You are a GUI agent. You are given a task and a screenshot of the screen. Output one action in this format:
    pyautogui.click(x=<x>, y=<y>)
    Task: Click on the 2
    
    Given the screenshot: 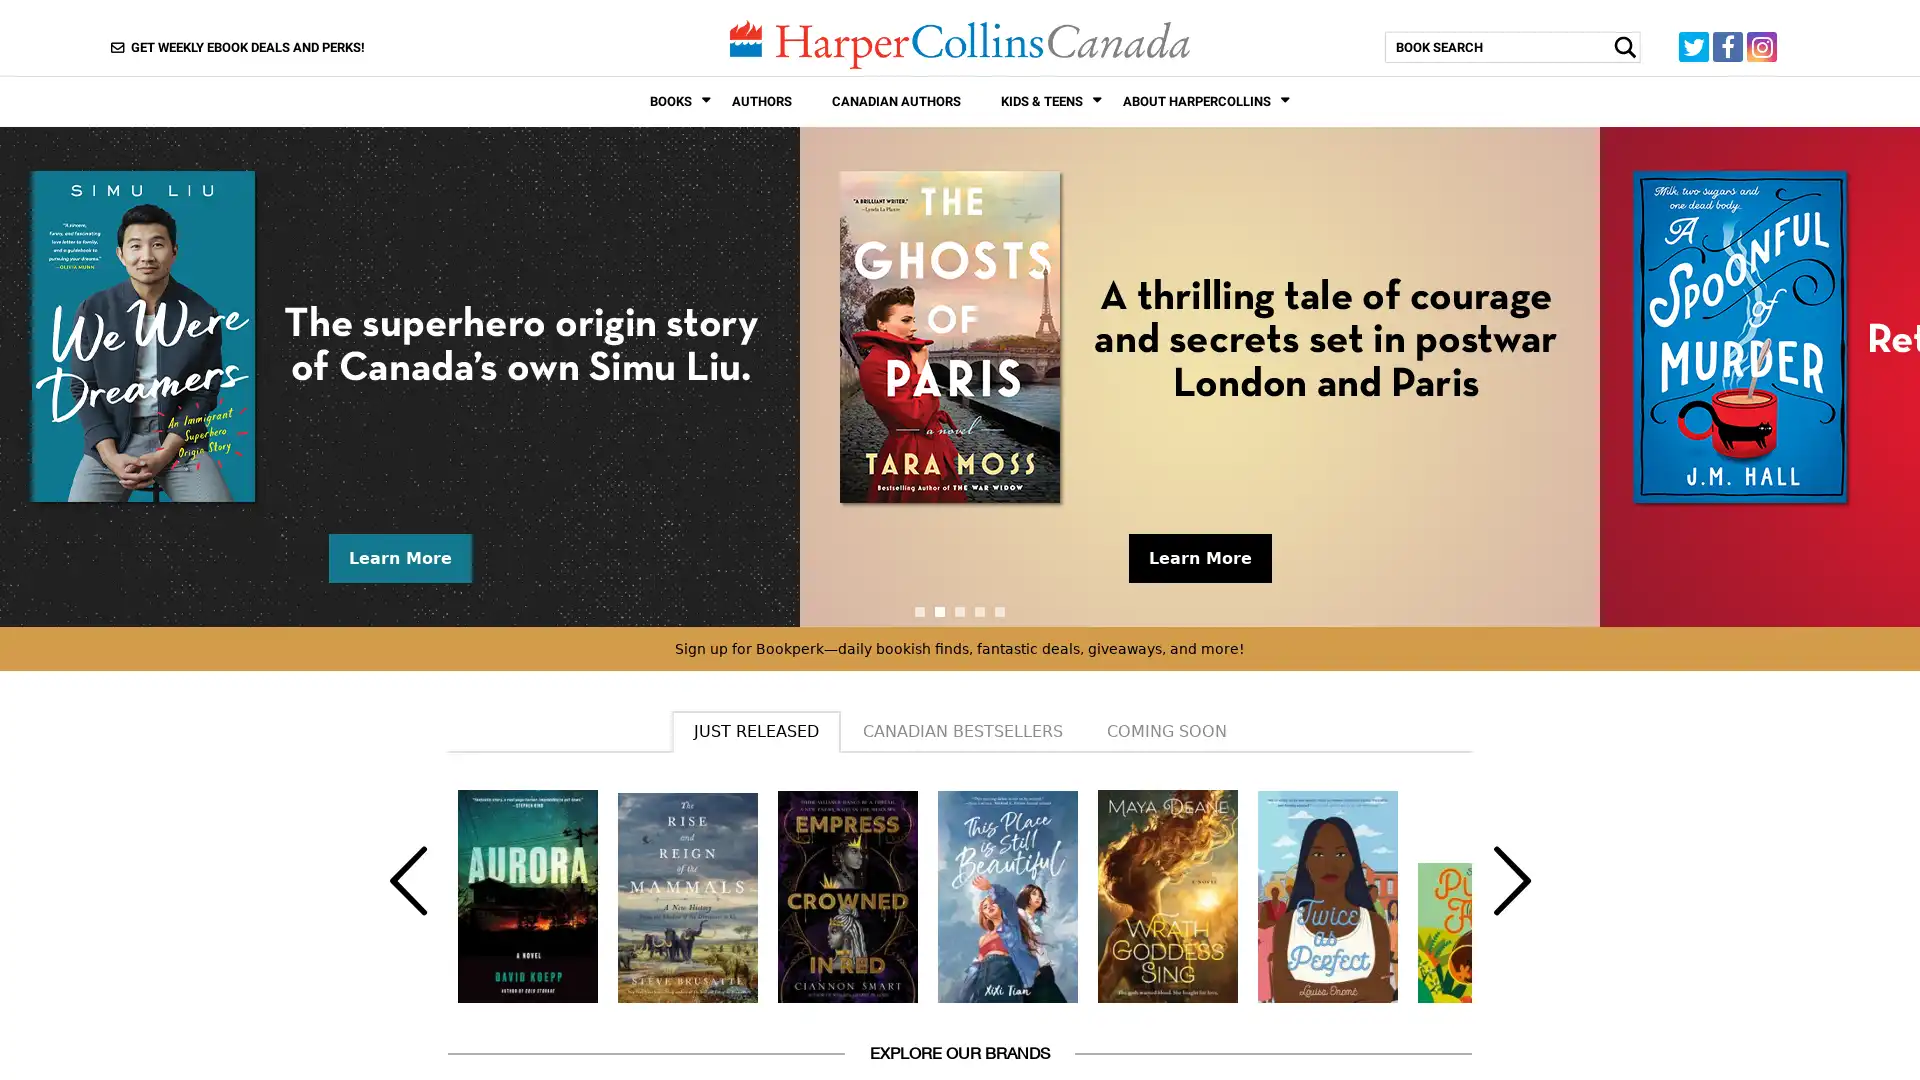 What is the action you would take?
    pyautogui.click(x=939, y=609)
    